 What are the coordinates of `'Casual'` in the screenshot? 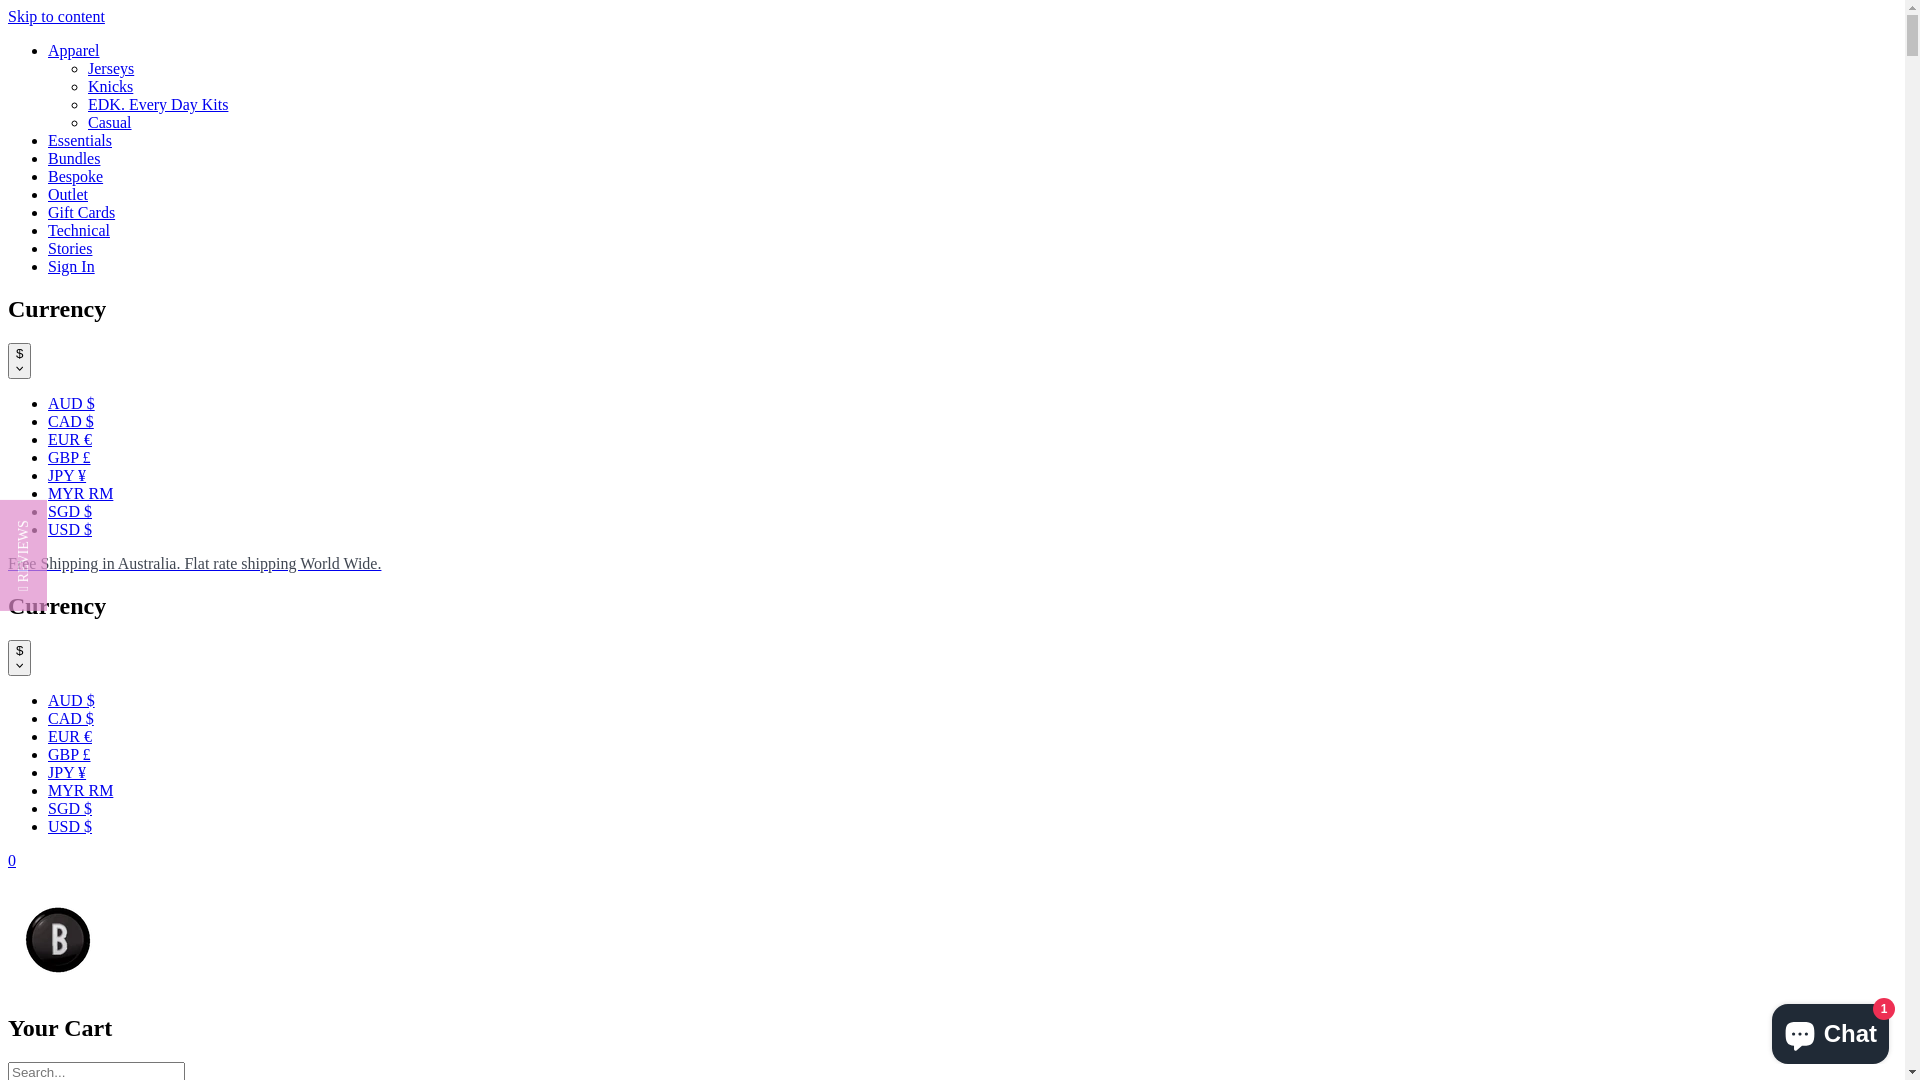 It's located at (109, 122).